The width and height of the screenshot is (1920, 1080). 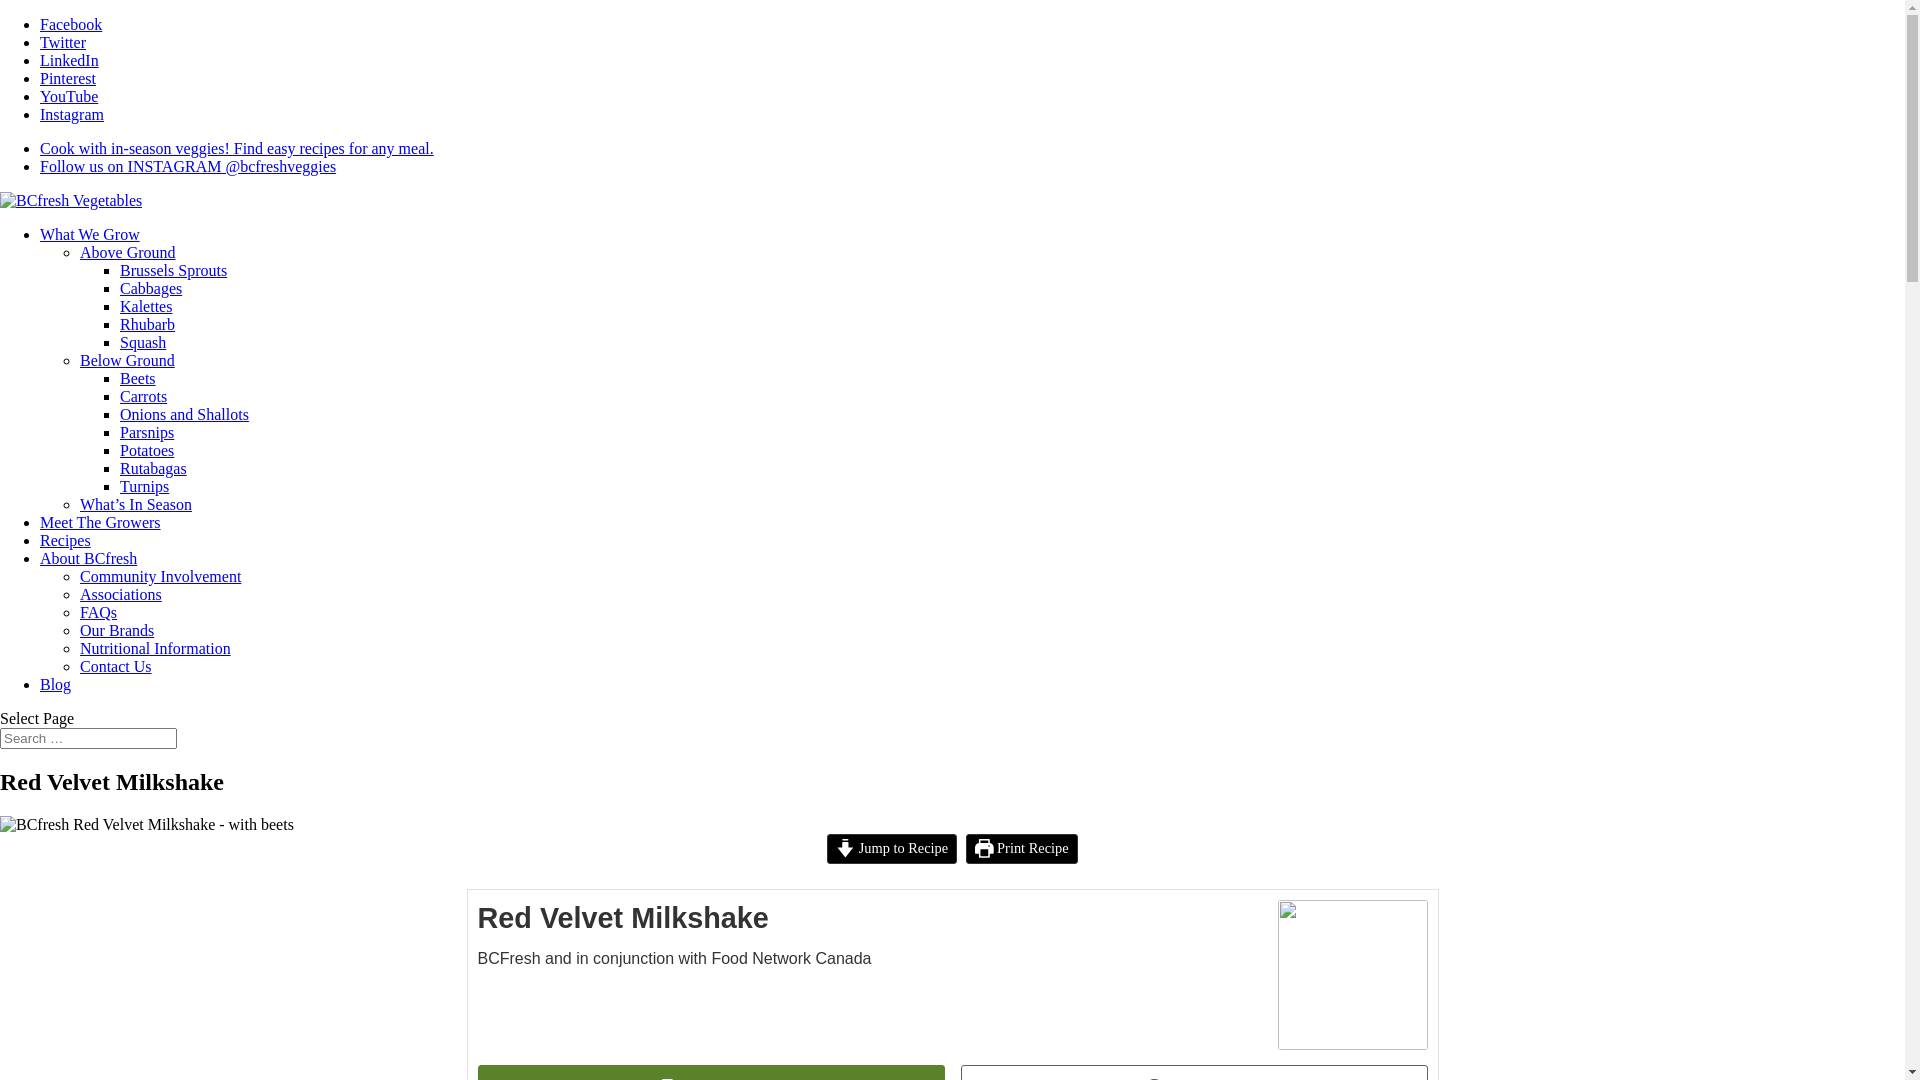 What do you see at coordinates (142, 341) in the screenshot?
I see `'Squash'` at bounding box center [142, 341].